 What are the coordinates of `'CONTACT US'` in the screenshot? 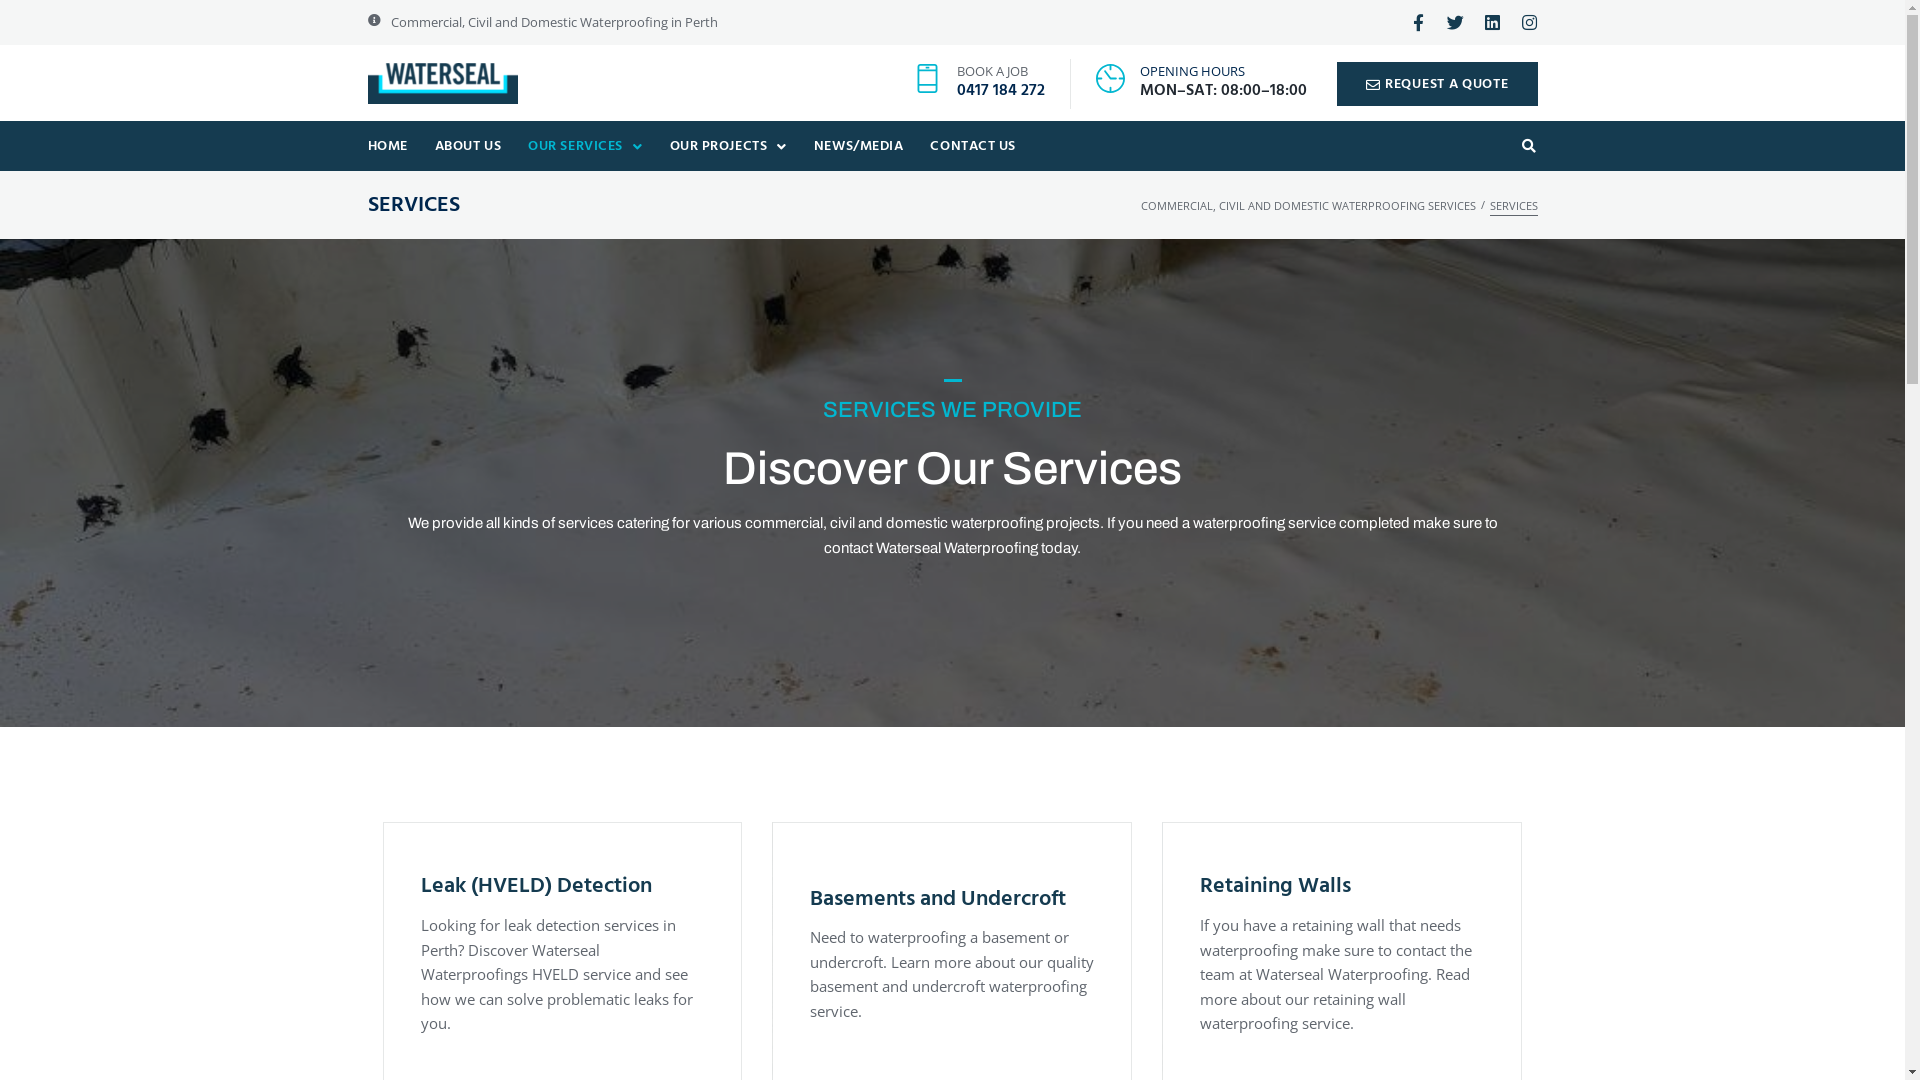 It's located at (915, 145).